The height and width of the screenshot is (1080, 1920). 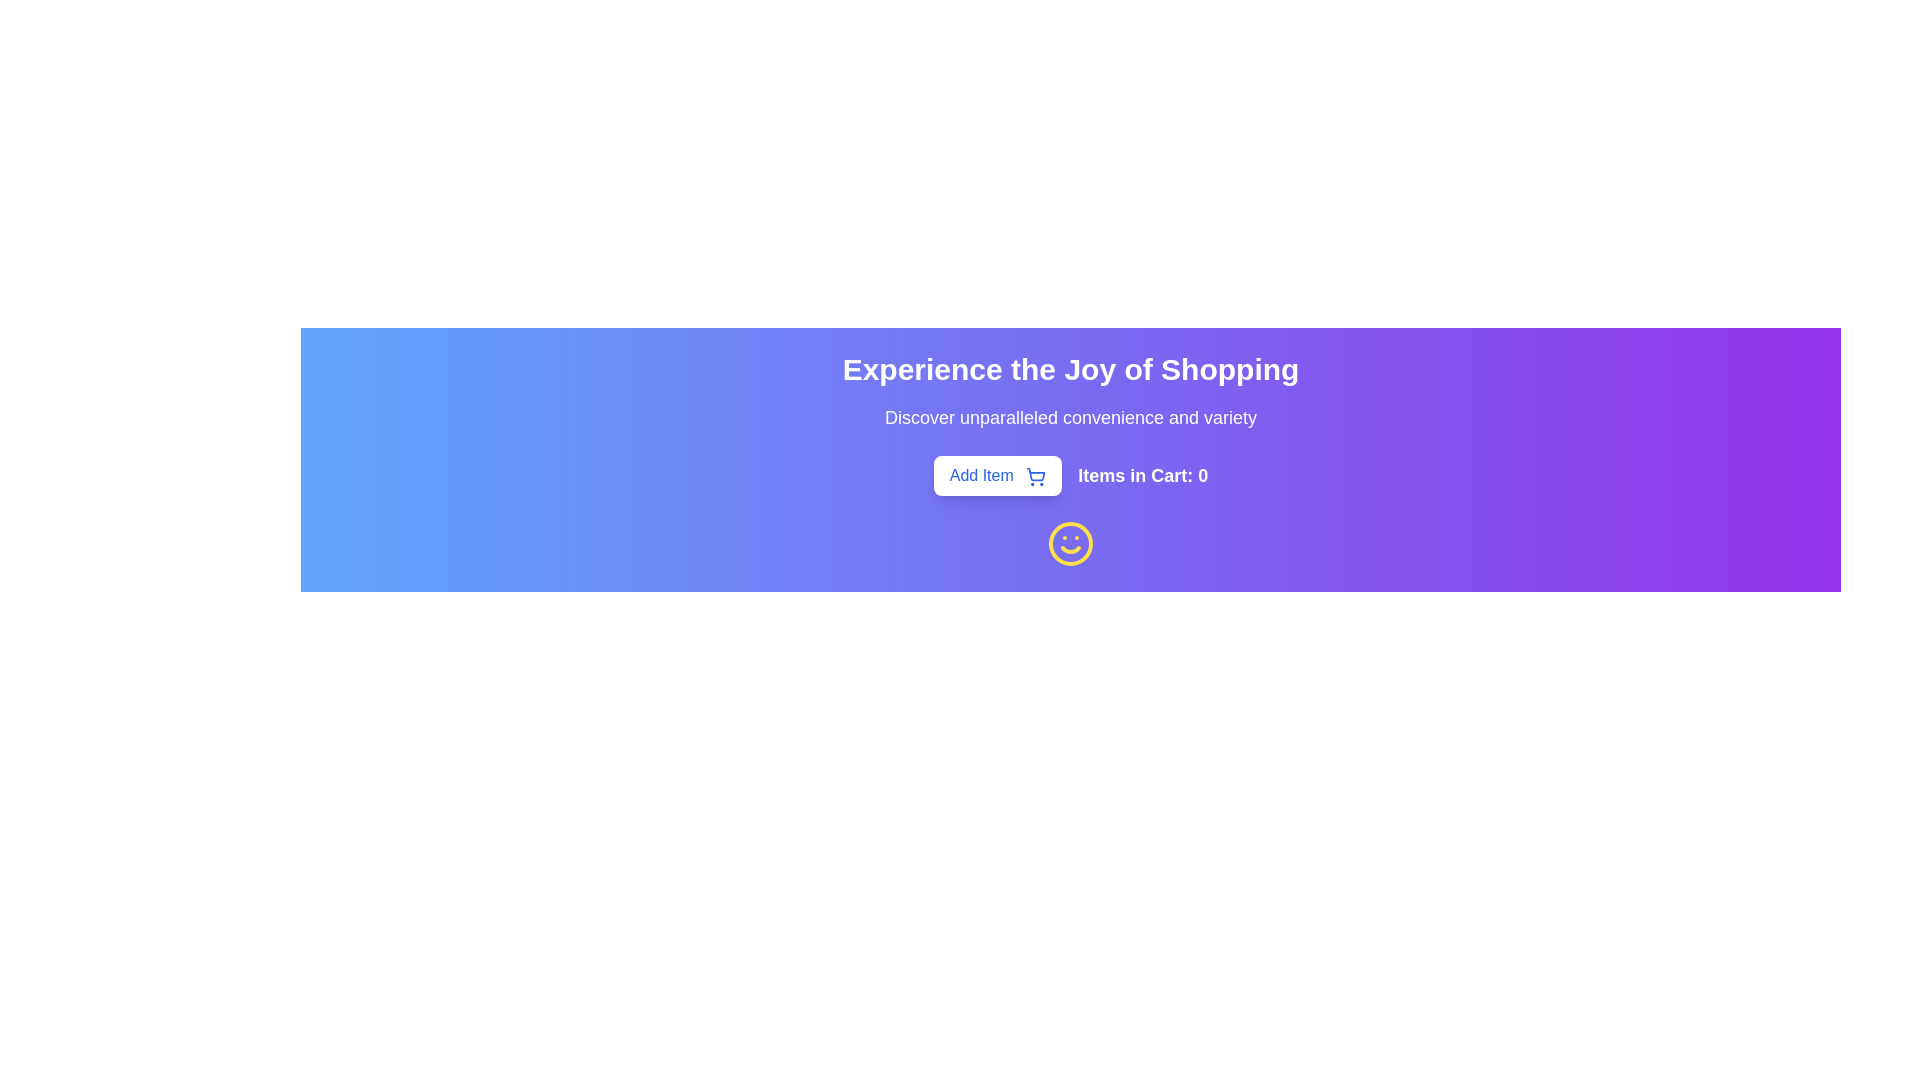 What do you see at coordinates (1069, 543) in the screenshot?
I see `the smiley face icon, which is a yellow circular SVG graphic with two eyes and a smile, located near the bottom-center of the interface below the text 'Items in Cart: 0'` at bounding box center [1069, 543].